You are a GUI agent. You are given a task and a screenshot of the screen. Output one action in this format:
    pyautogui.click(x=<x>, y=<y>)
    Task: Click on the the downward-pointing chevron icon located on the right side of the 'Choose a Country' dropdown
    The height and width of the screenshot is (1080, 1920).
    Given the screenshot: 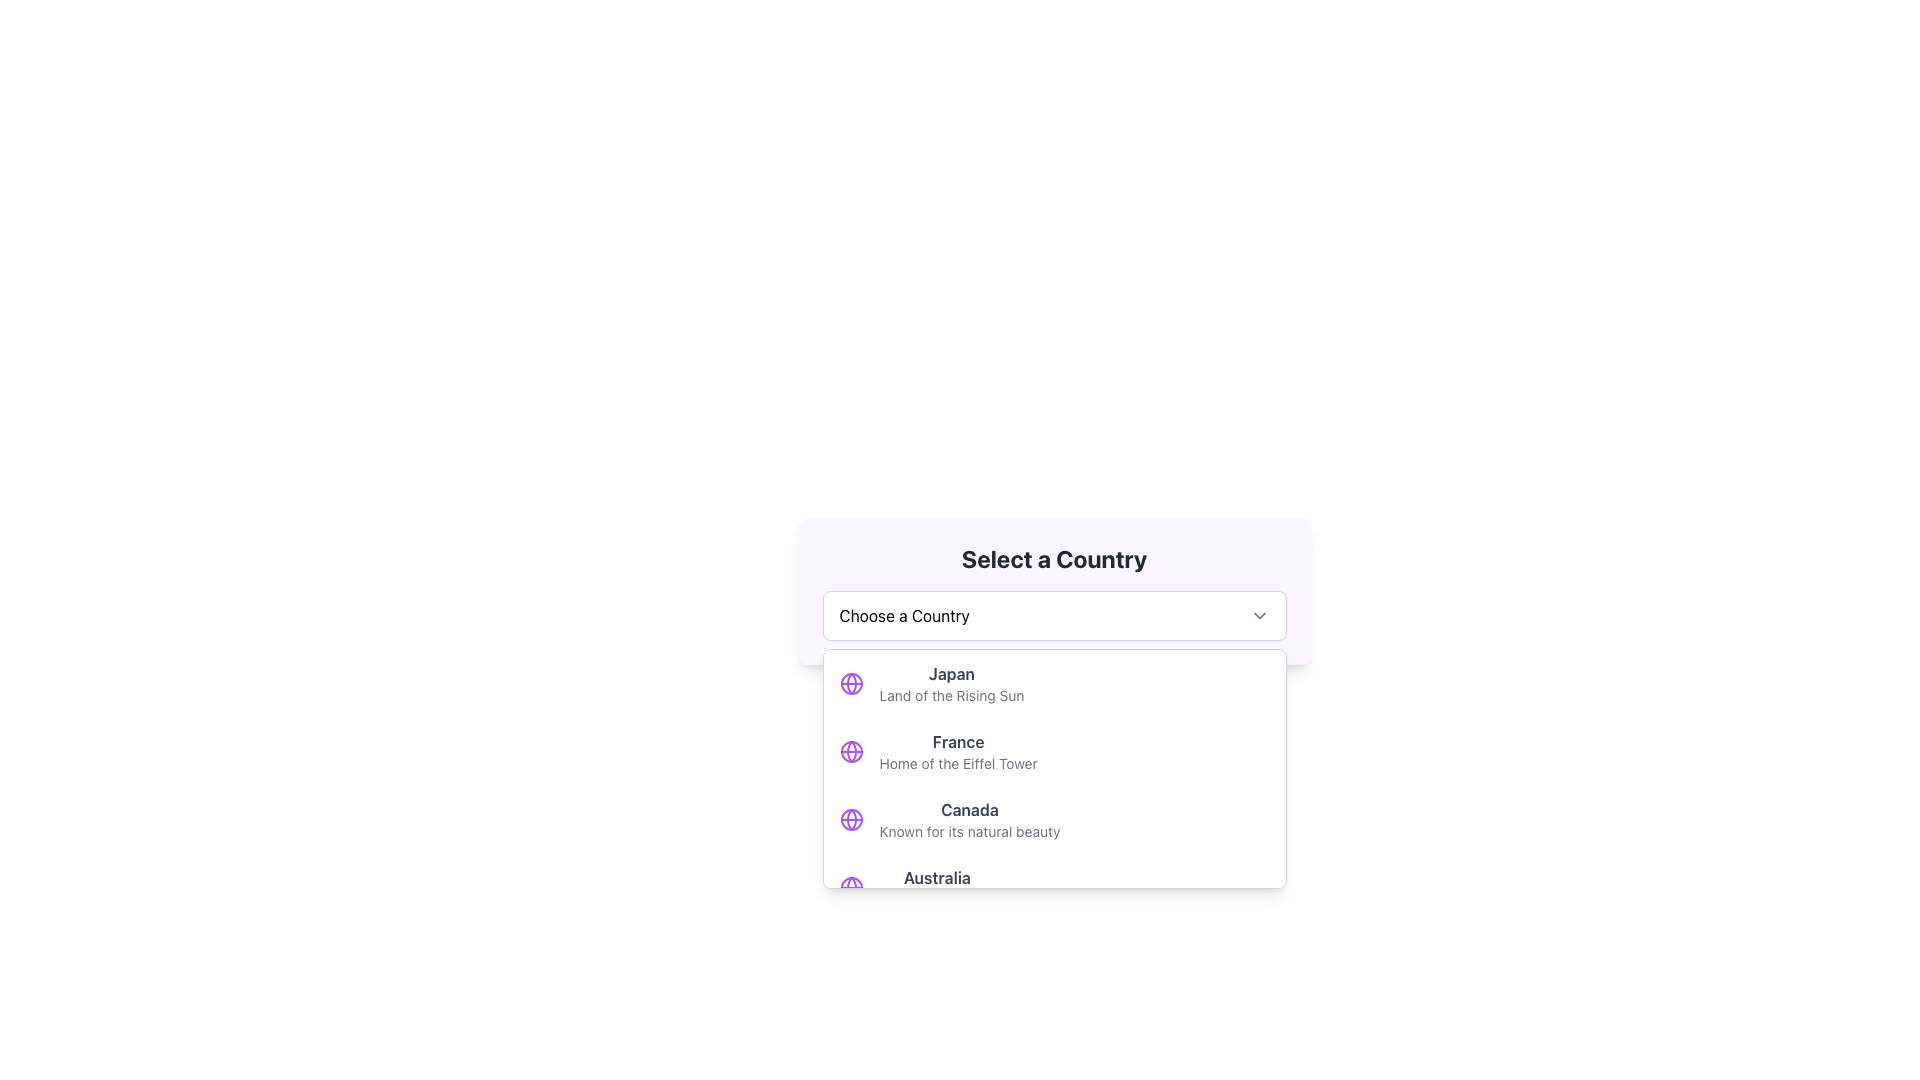 What is the action you would take?
    pyautogui.click(x=1258, y=615)
    